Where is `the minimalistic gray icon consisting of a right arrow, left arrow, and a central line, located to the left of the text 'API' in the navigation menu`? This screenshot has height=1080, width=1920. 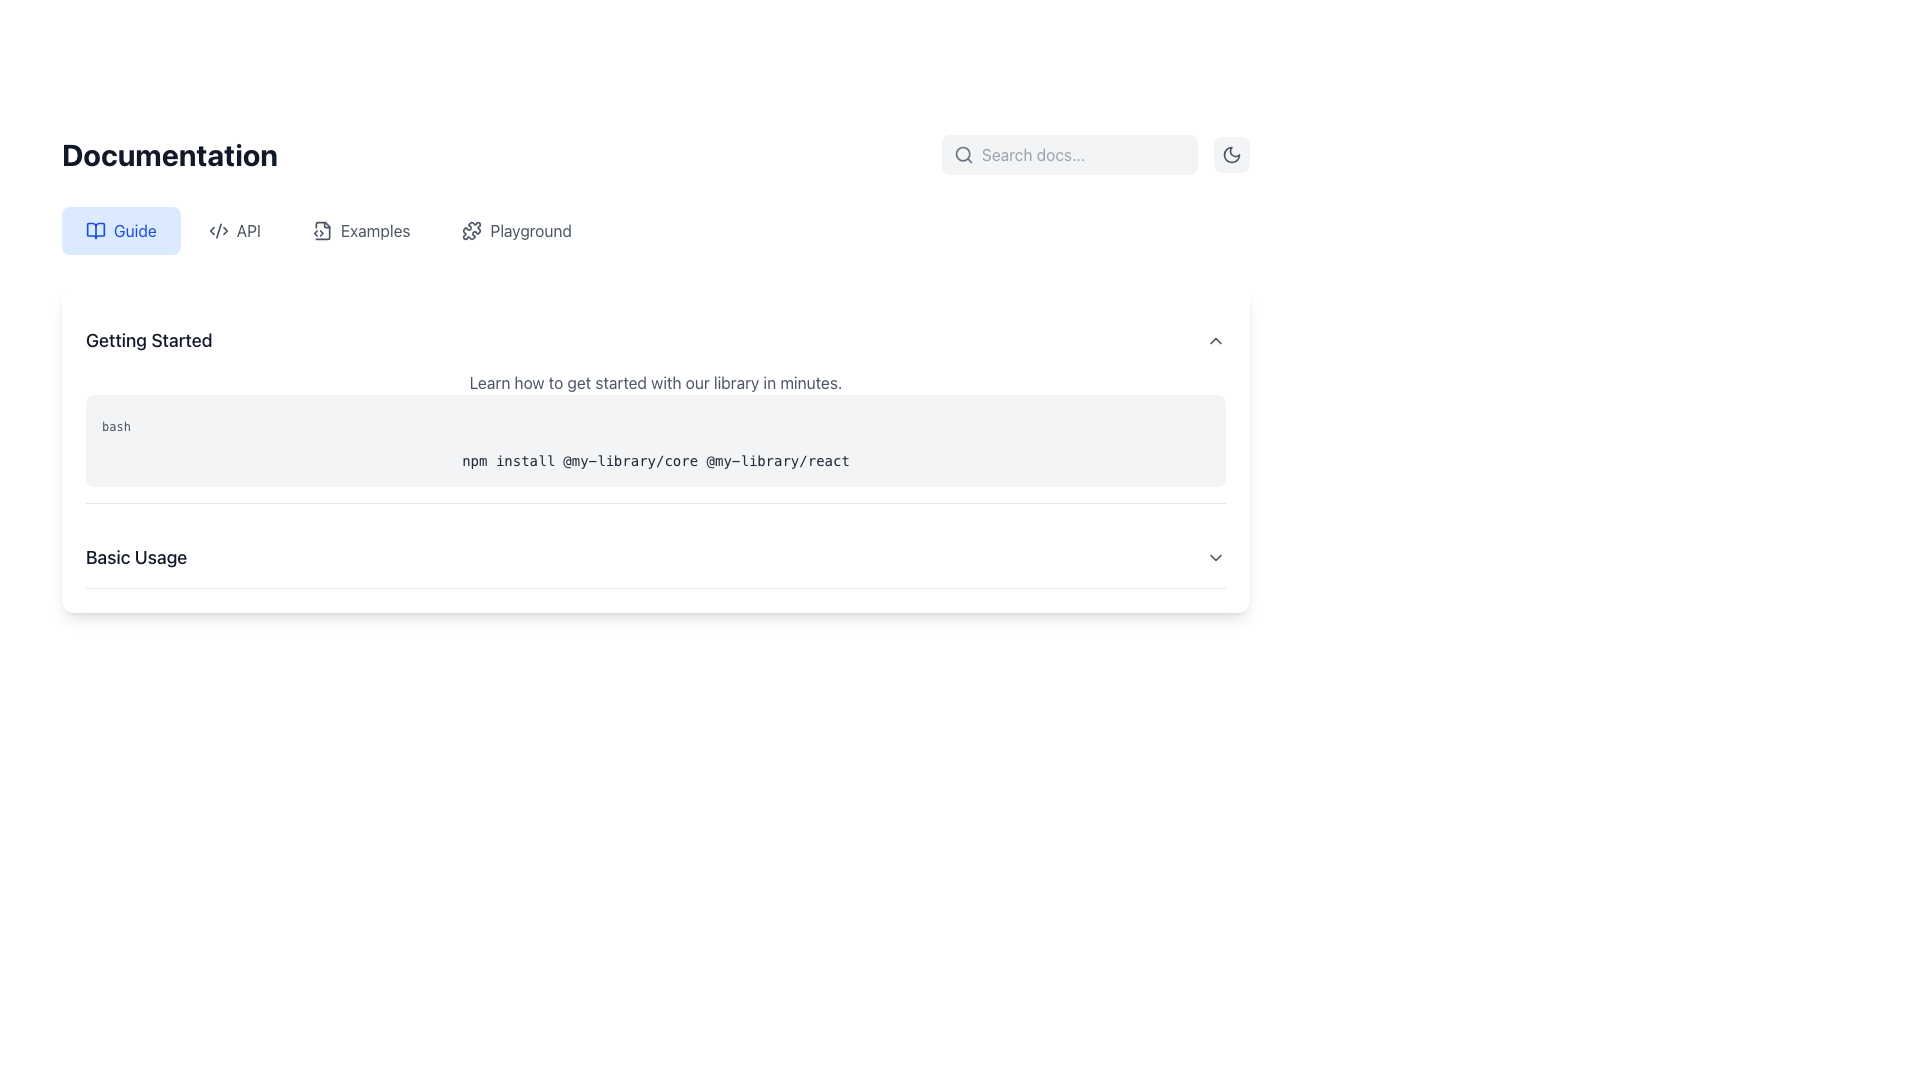
the minimalistic gray icon consisting of a right arrow, left arrow, and a central line, located to the left of the text 'API' in the navigation menu is located at coordinates (218, 230).